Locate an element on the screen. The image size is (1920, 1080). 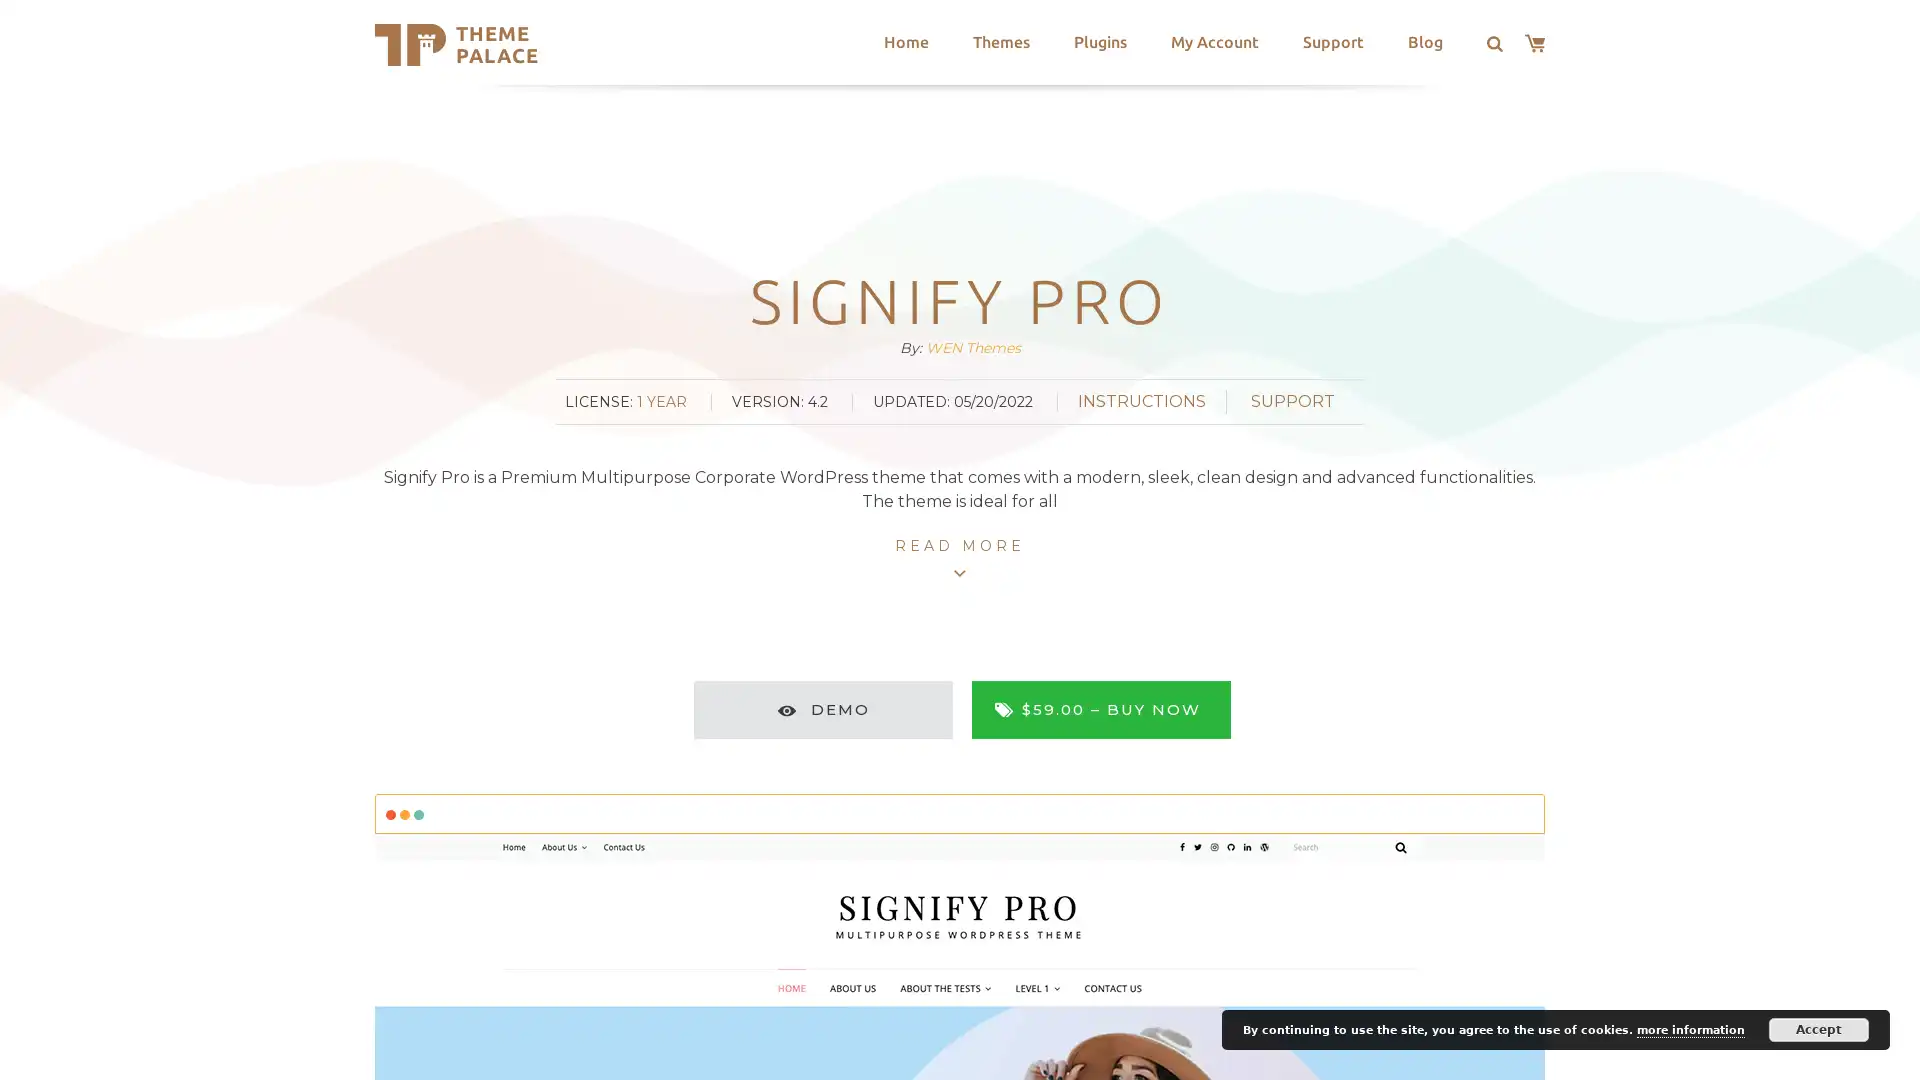
Search is located at coordinates (617, 45).